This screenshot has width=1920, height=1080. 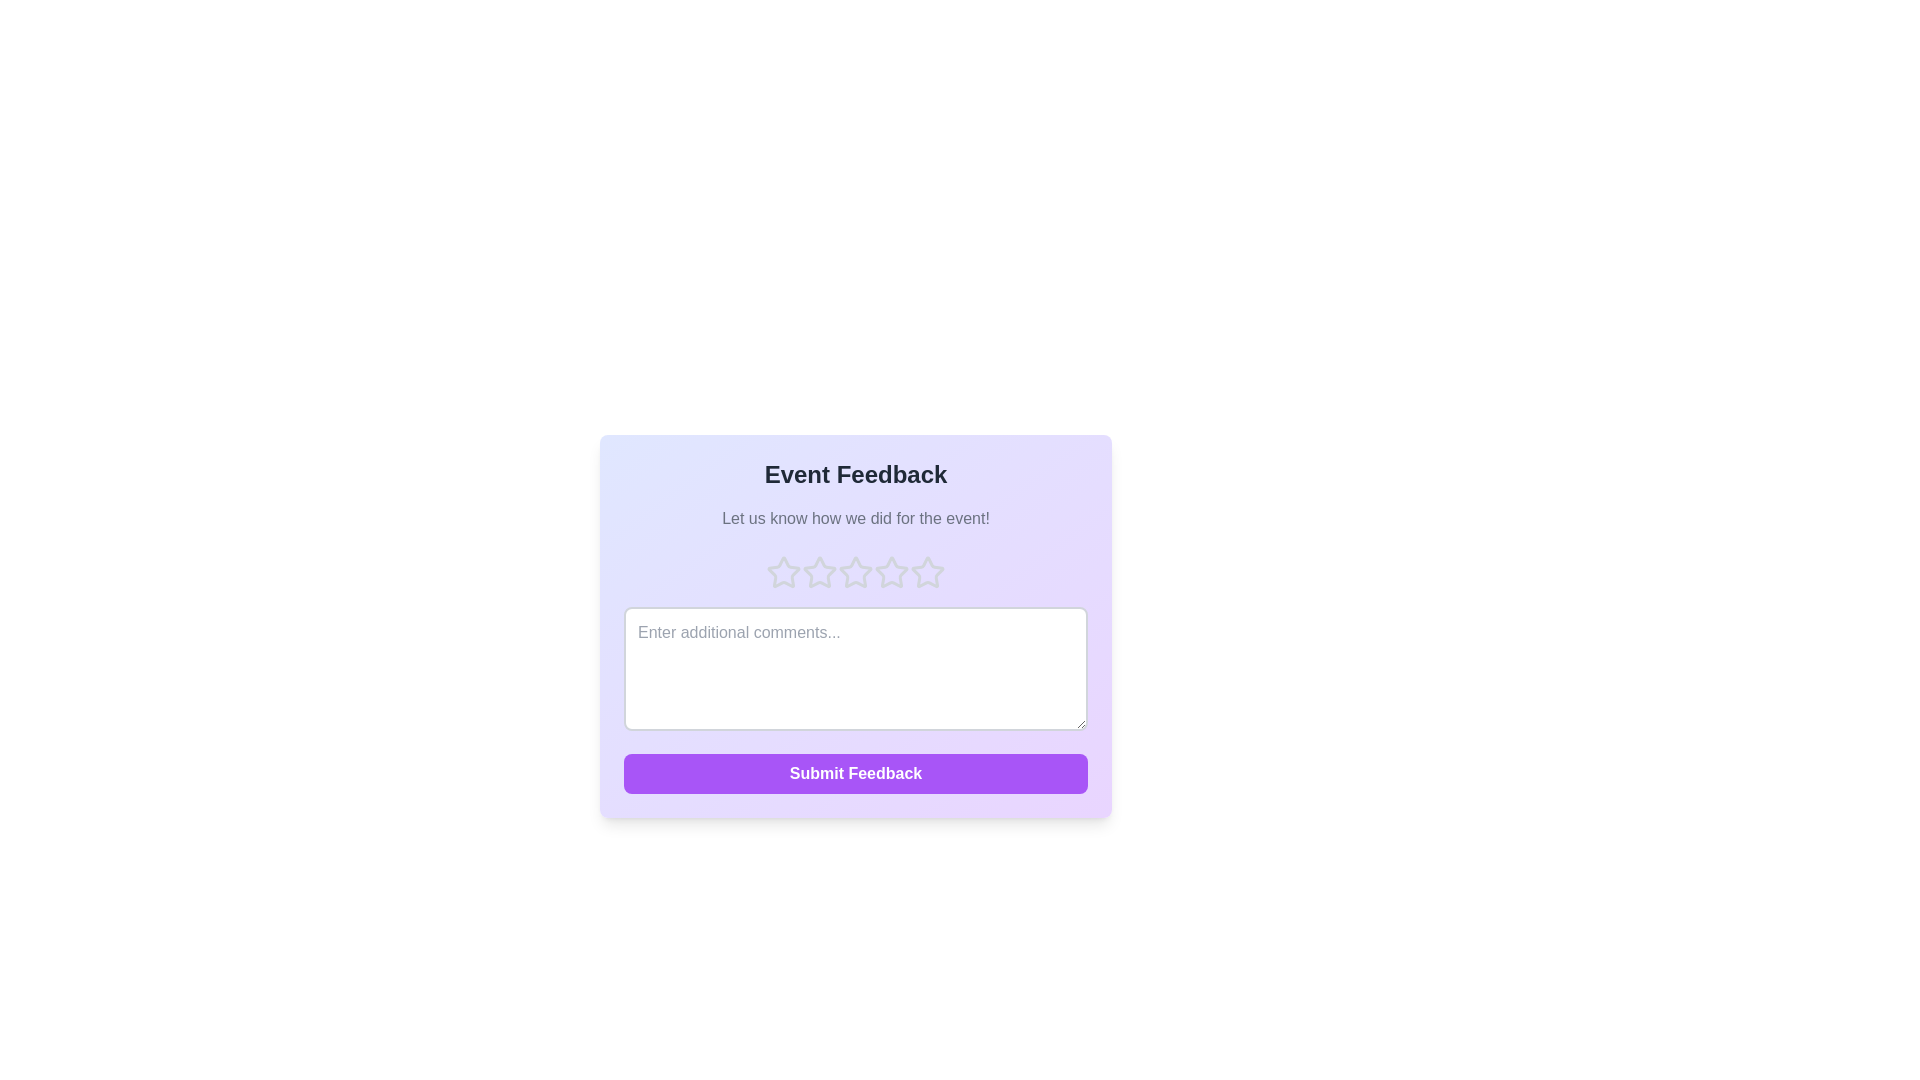 I want to click on the third star, so click(x=855, y=572).